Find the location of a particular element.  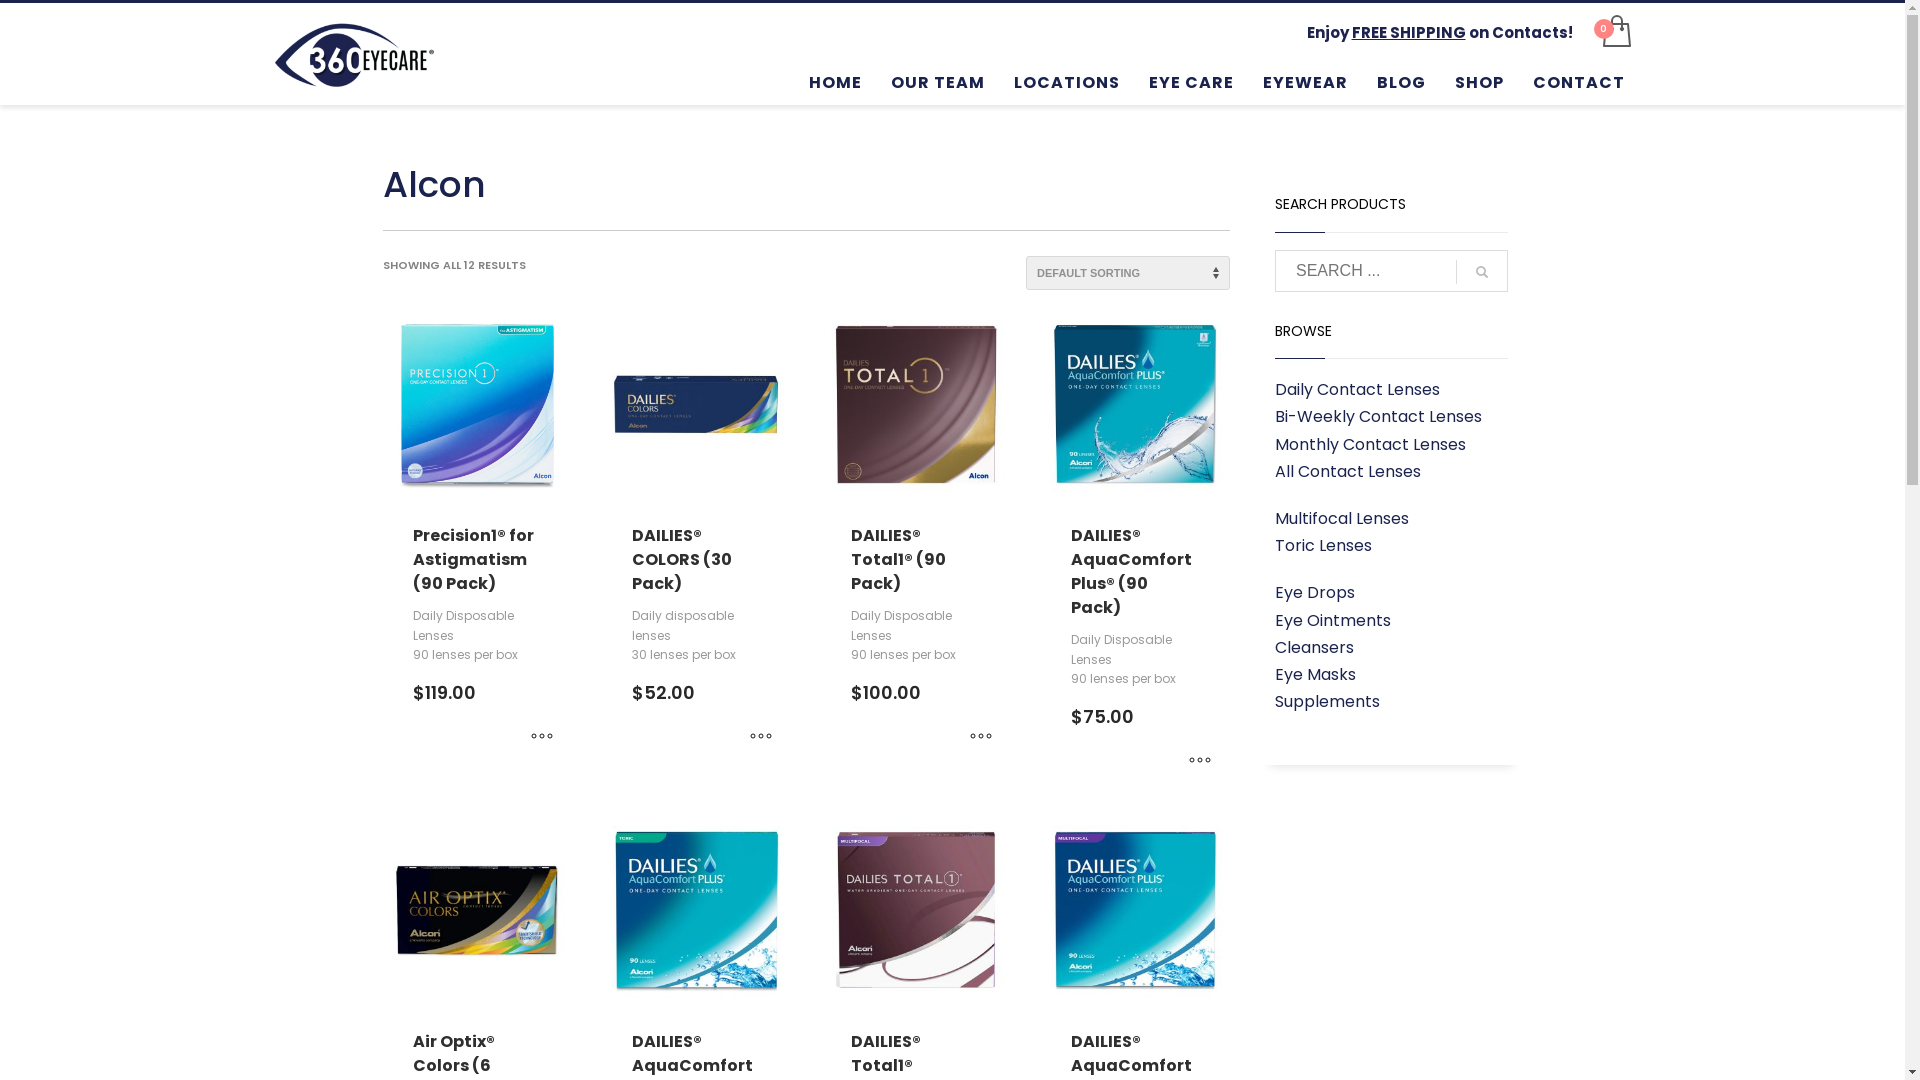

'MORE INFO' is located at coordinates (522, 736).